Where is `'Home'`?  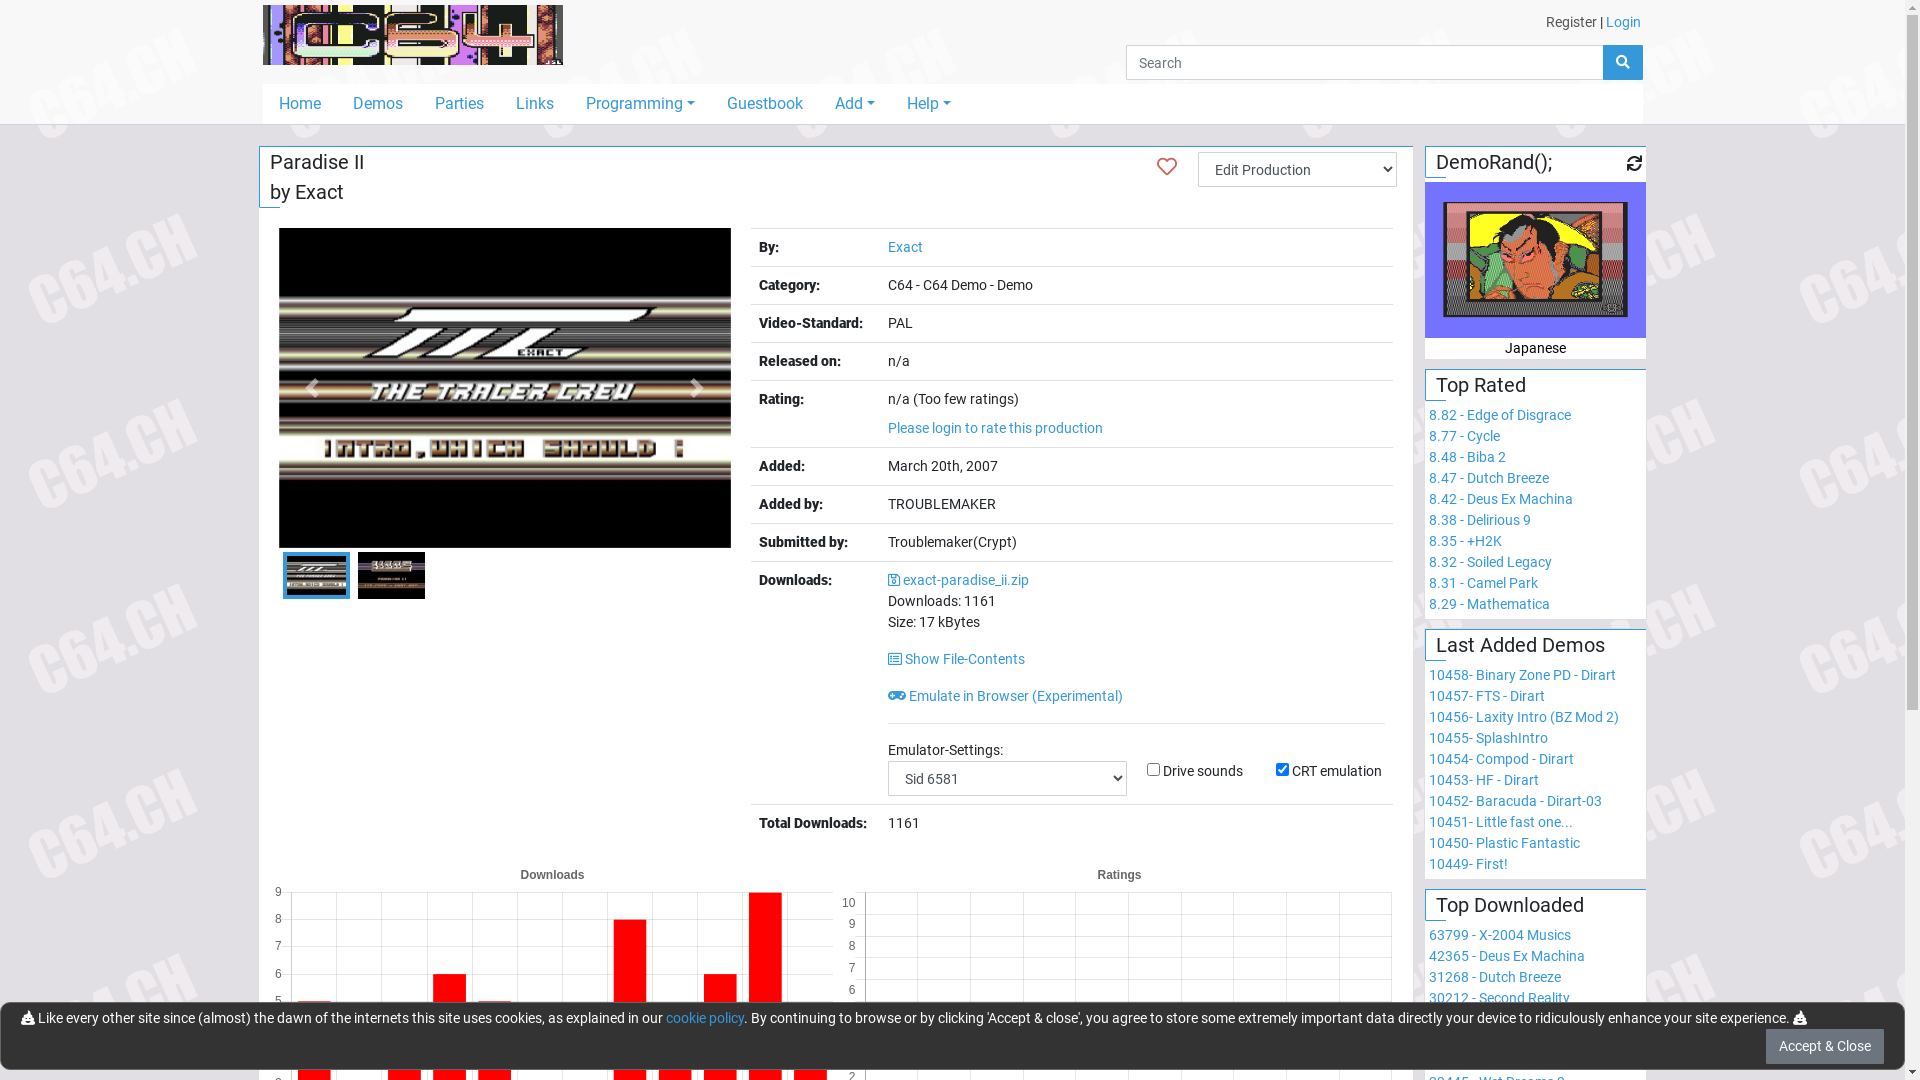 'Home' is located at coordinates (297, 104).